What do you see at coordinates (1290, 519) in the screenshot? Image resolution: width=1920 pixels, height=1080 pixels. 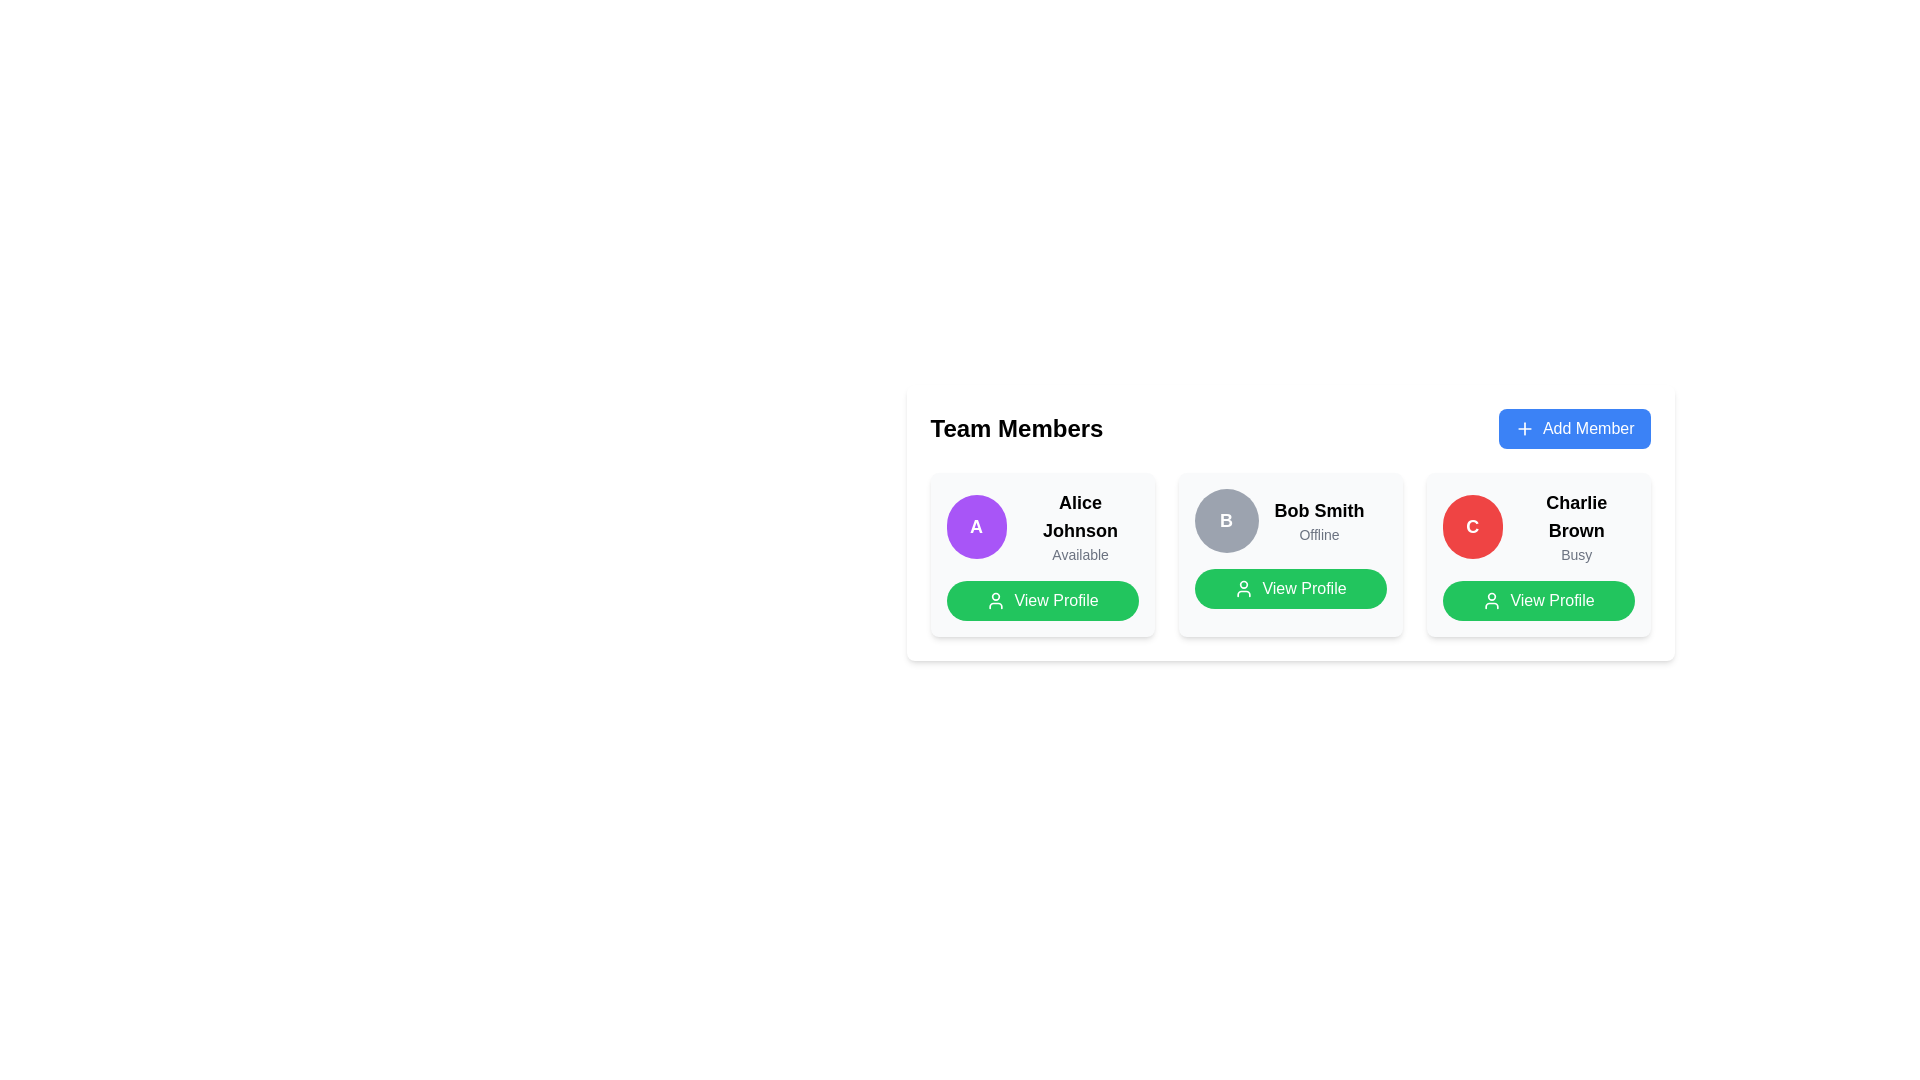 I see `the Profile Summary element displaying the user avatar with the initial 'B', the name 'Bob Smith' in bold black font, and the status 'Offline' in gray, which is the second user card under 'Team Members'` at bounding box center [1290, 519].